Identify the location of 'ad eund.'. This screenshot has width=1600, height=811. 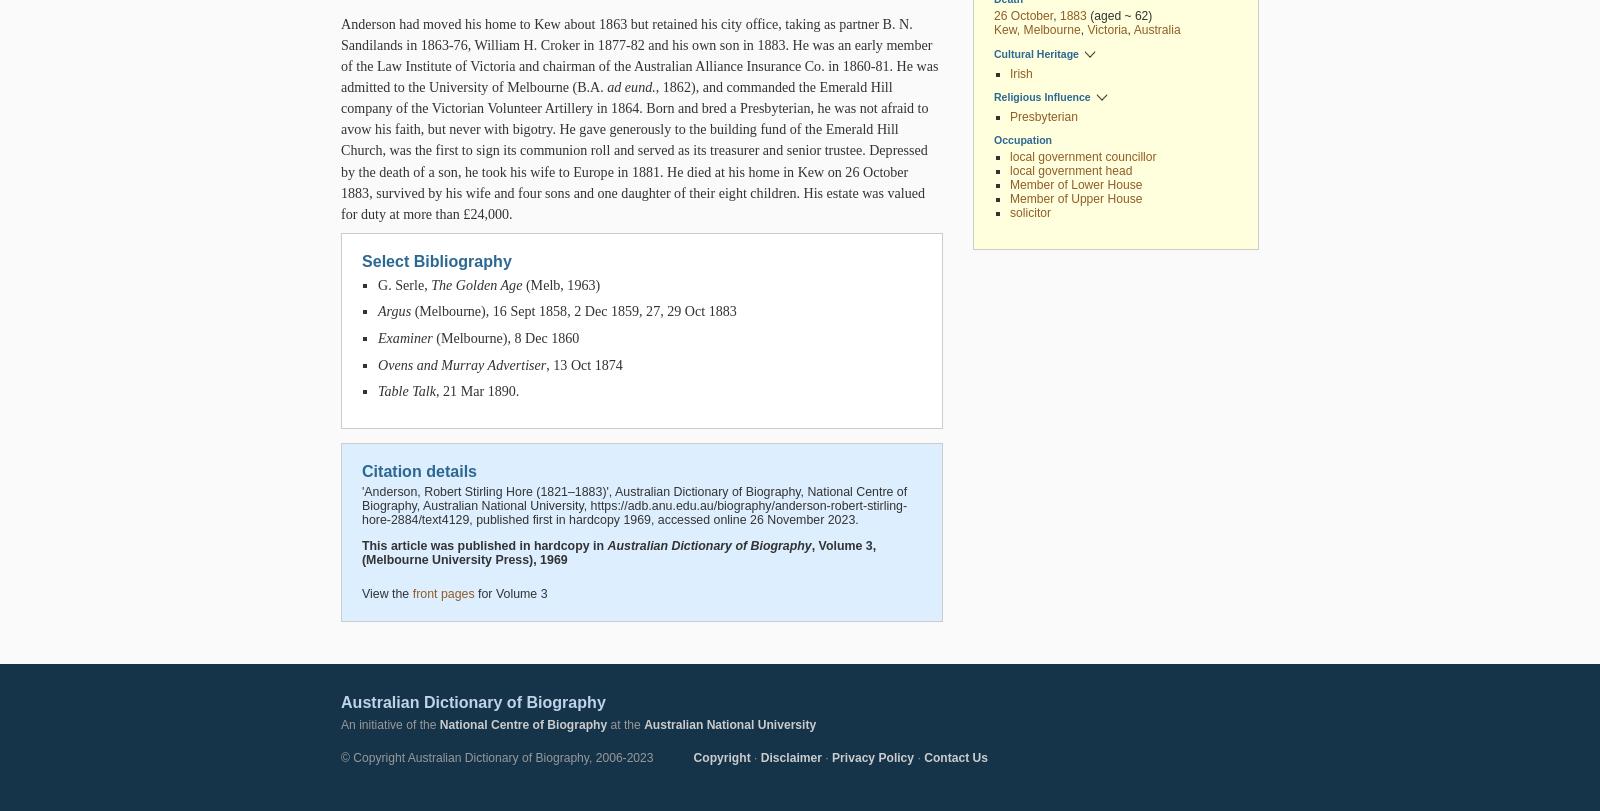
(631, 87).